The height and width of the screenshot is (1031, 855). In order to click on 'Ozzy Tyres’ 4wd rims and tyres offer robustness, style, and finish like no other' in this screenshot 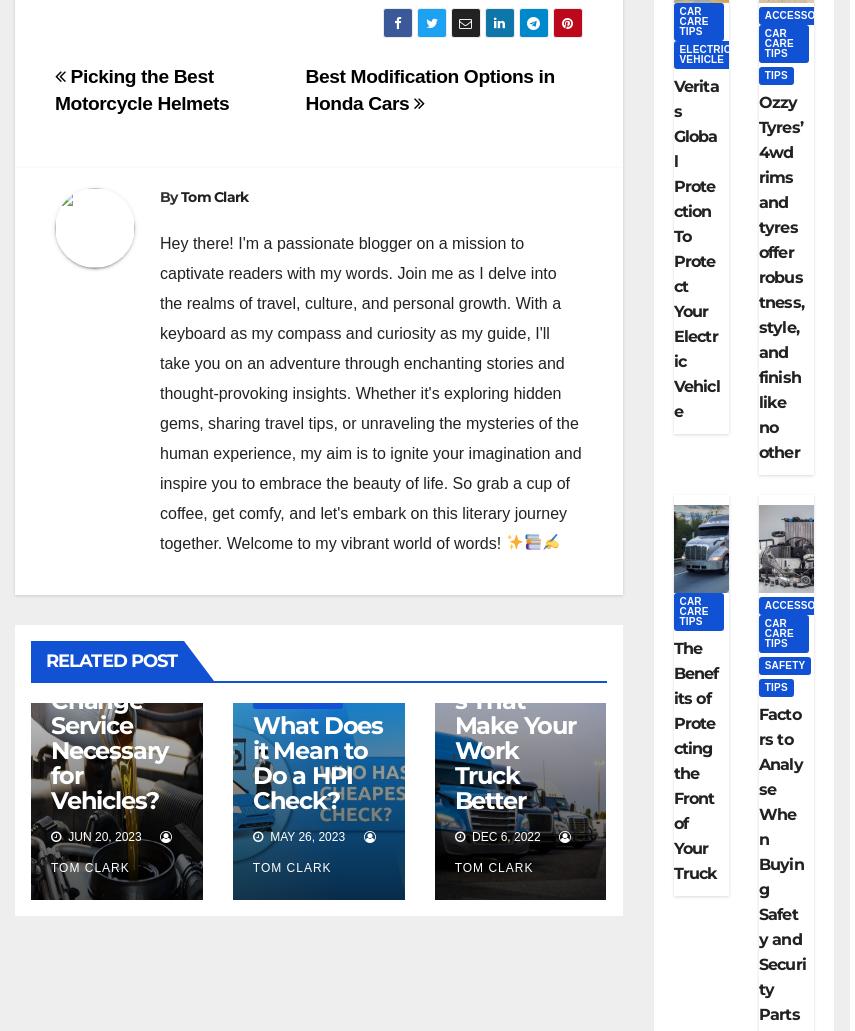, I will do `click(779, 277)`.